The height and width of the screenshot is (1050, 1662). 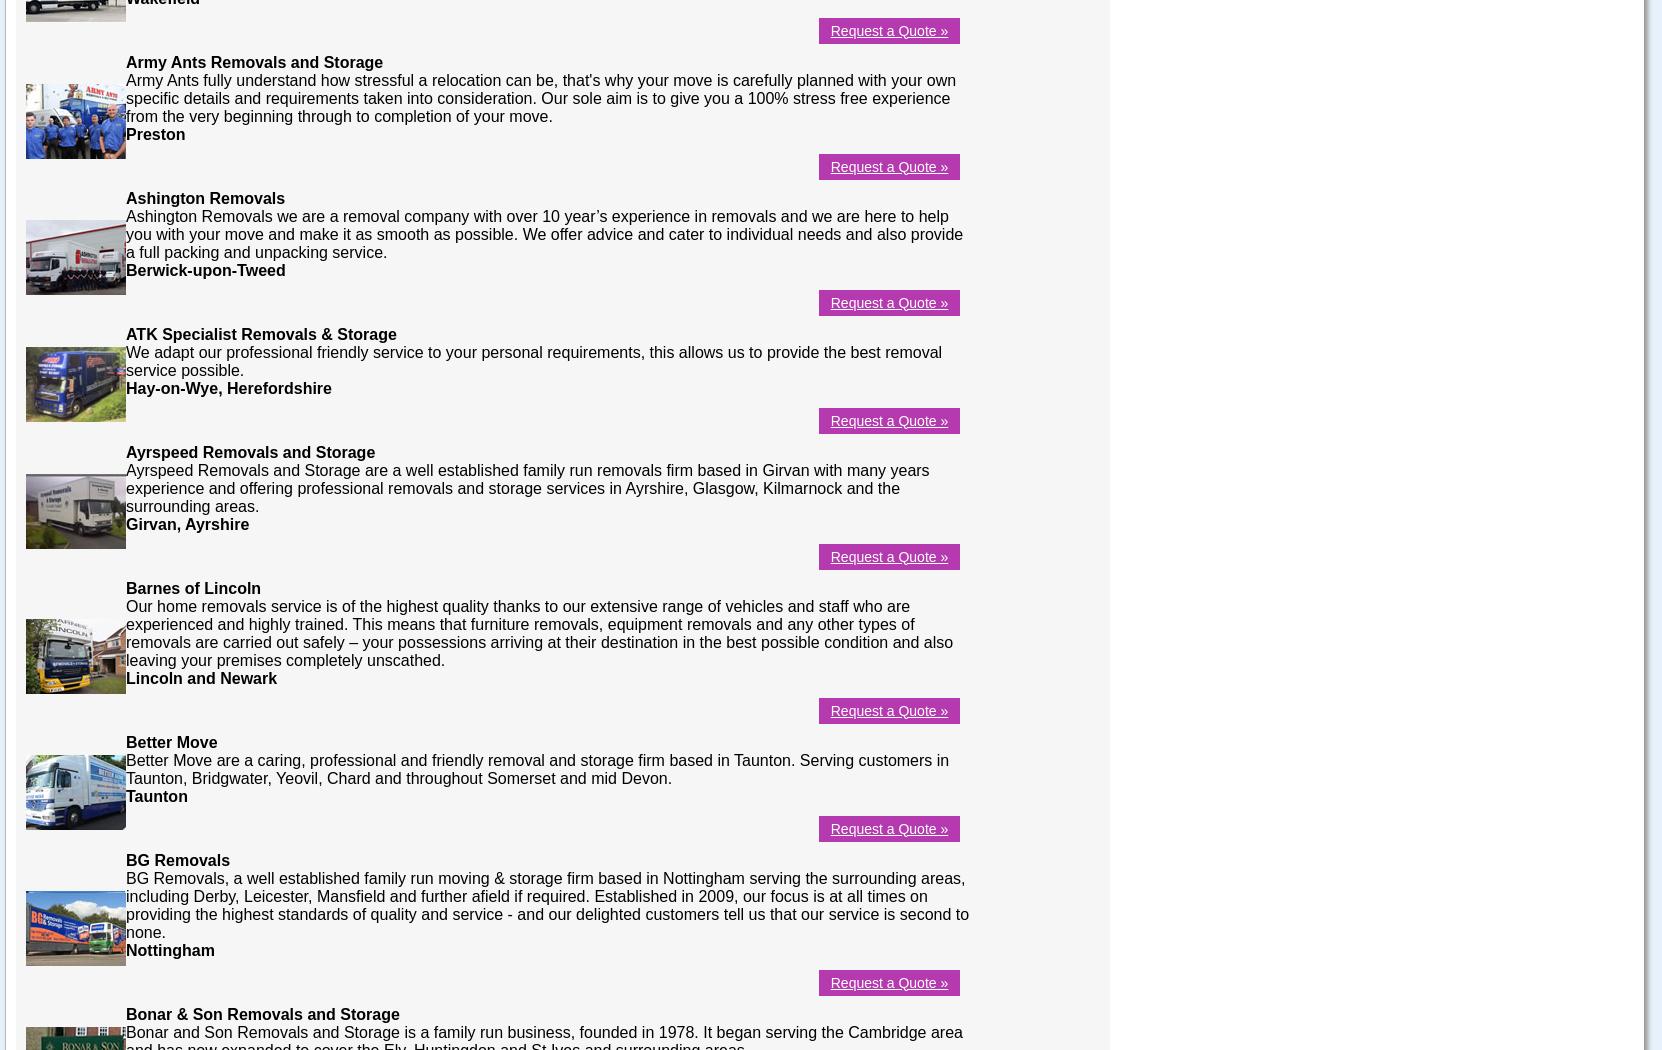 I want to click on 'We adapt our professional friendly service to your personal requirements, this allows us to provide the best removal service possible.', so click(x=125, y=359).